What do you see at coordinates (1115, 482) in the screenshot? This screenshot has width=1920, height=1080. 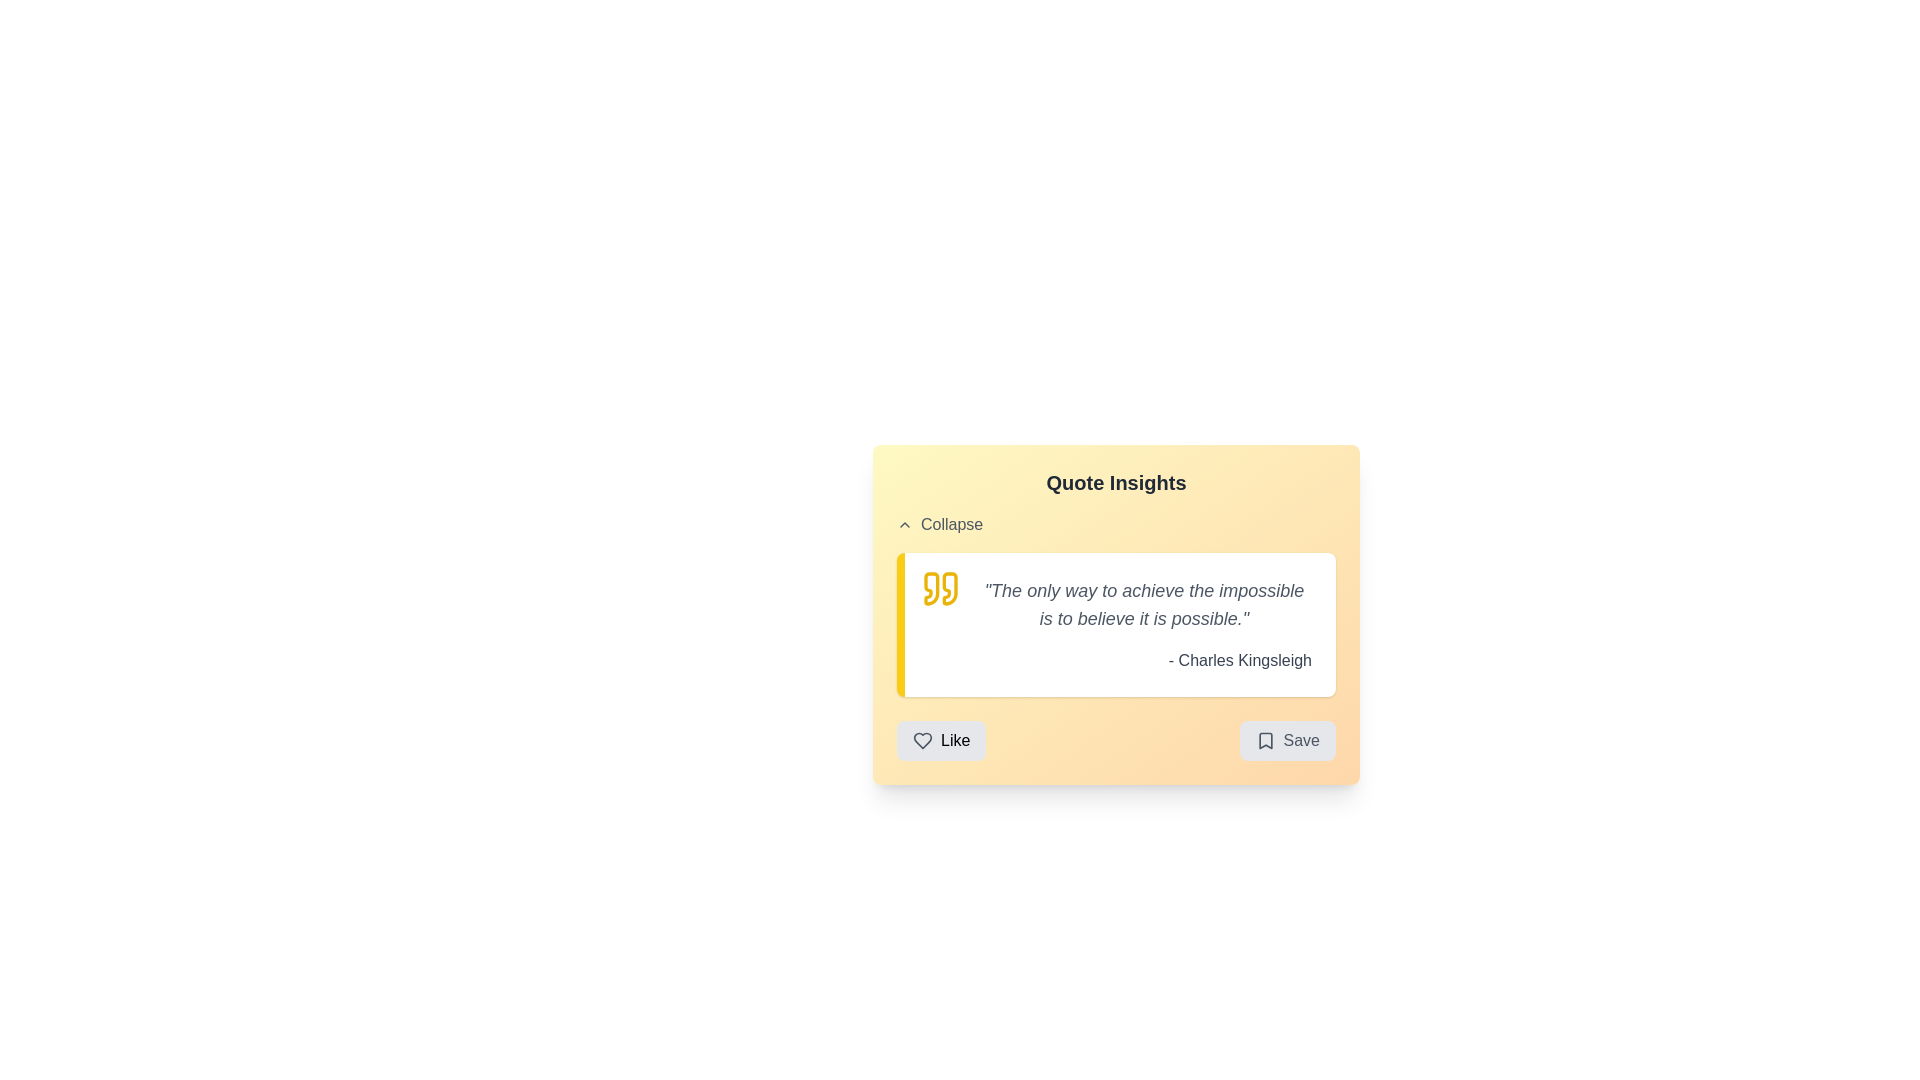 I see `the text label that serves as the title or header of the card section, which is centrally aligned at the top of the card, above other elements` at bounding box center [1115, 482].